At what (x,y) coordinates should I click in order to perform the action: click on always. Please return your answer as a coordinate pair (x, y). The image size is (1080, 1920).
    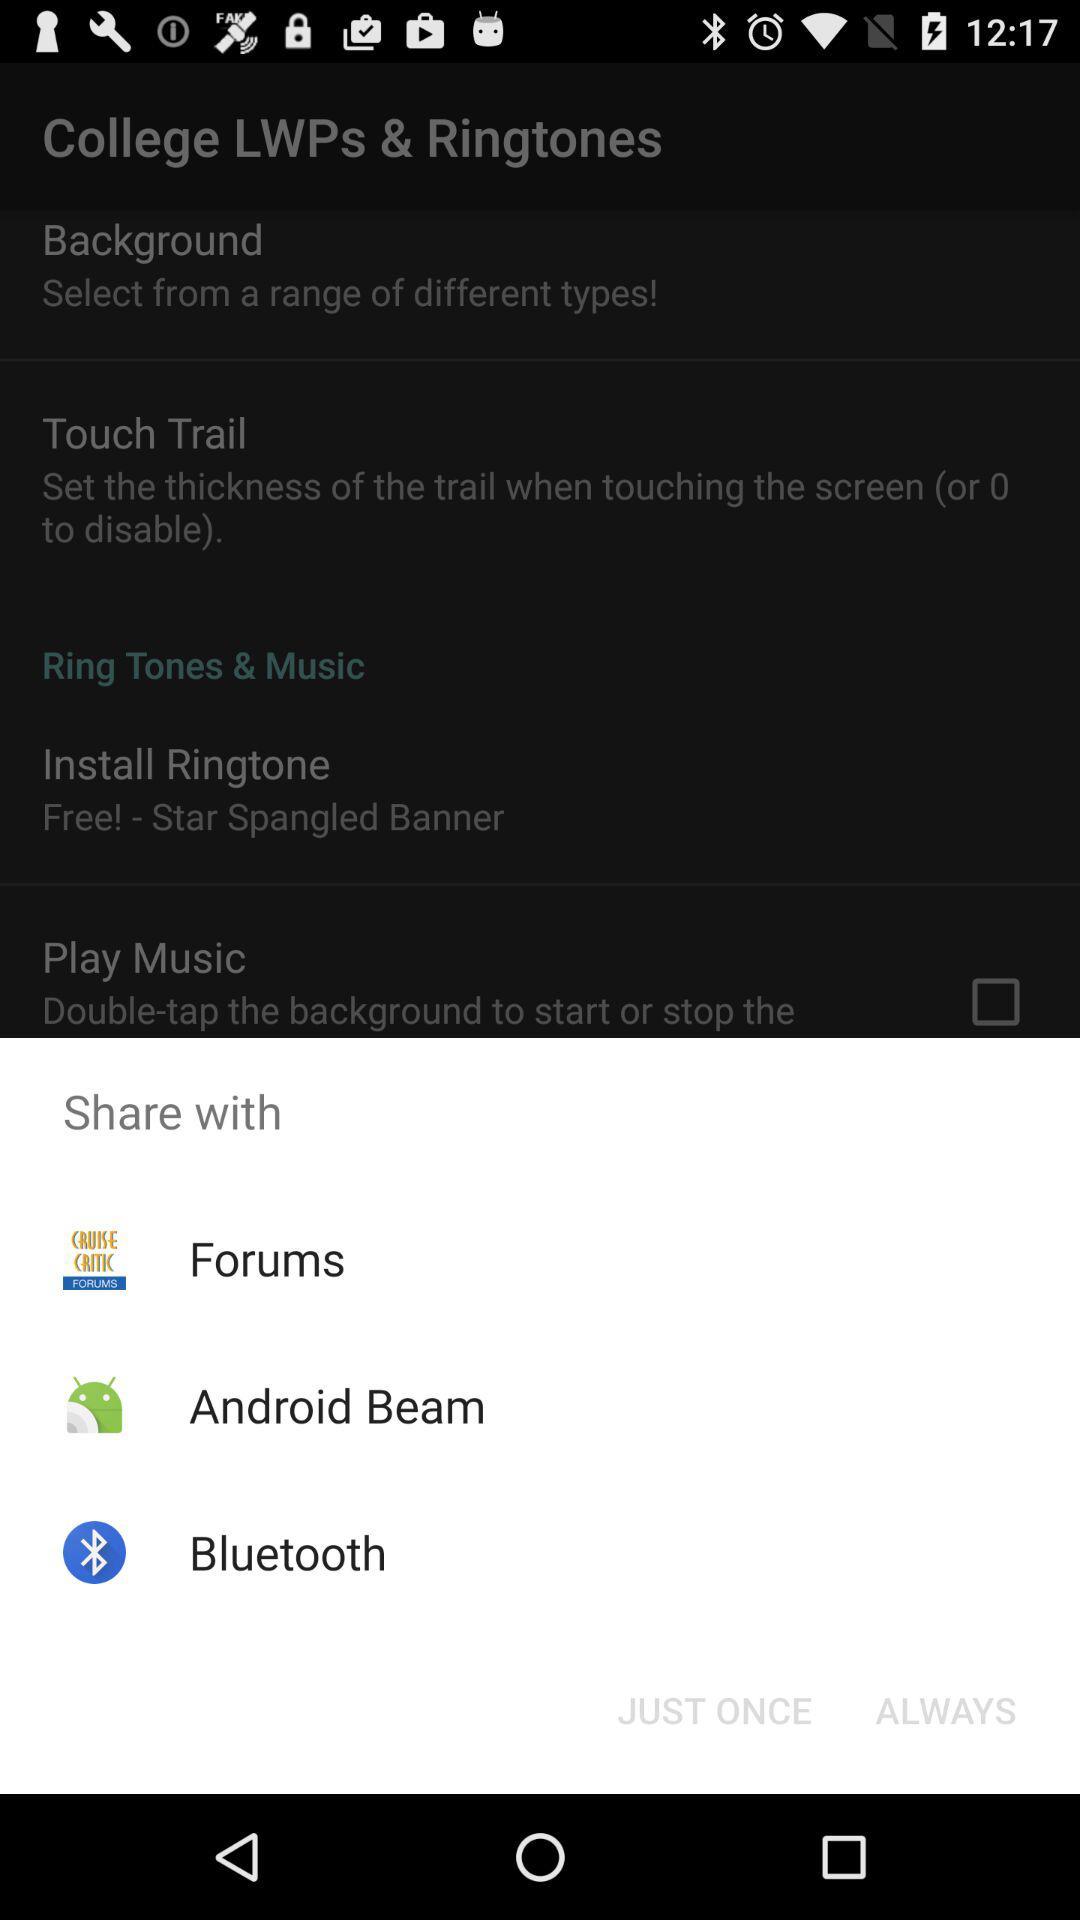
    Looking at the image, I should click on (945, 1708).